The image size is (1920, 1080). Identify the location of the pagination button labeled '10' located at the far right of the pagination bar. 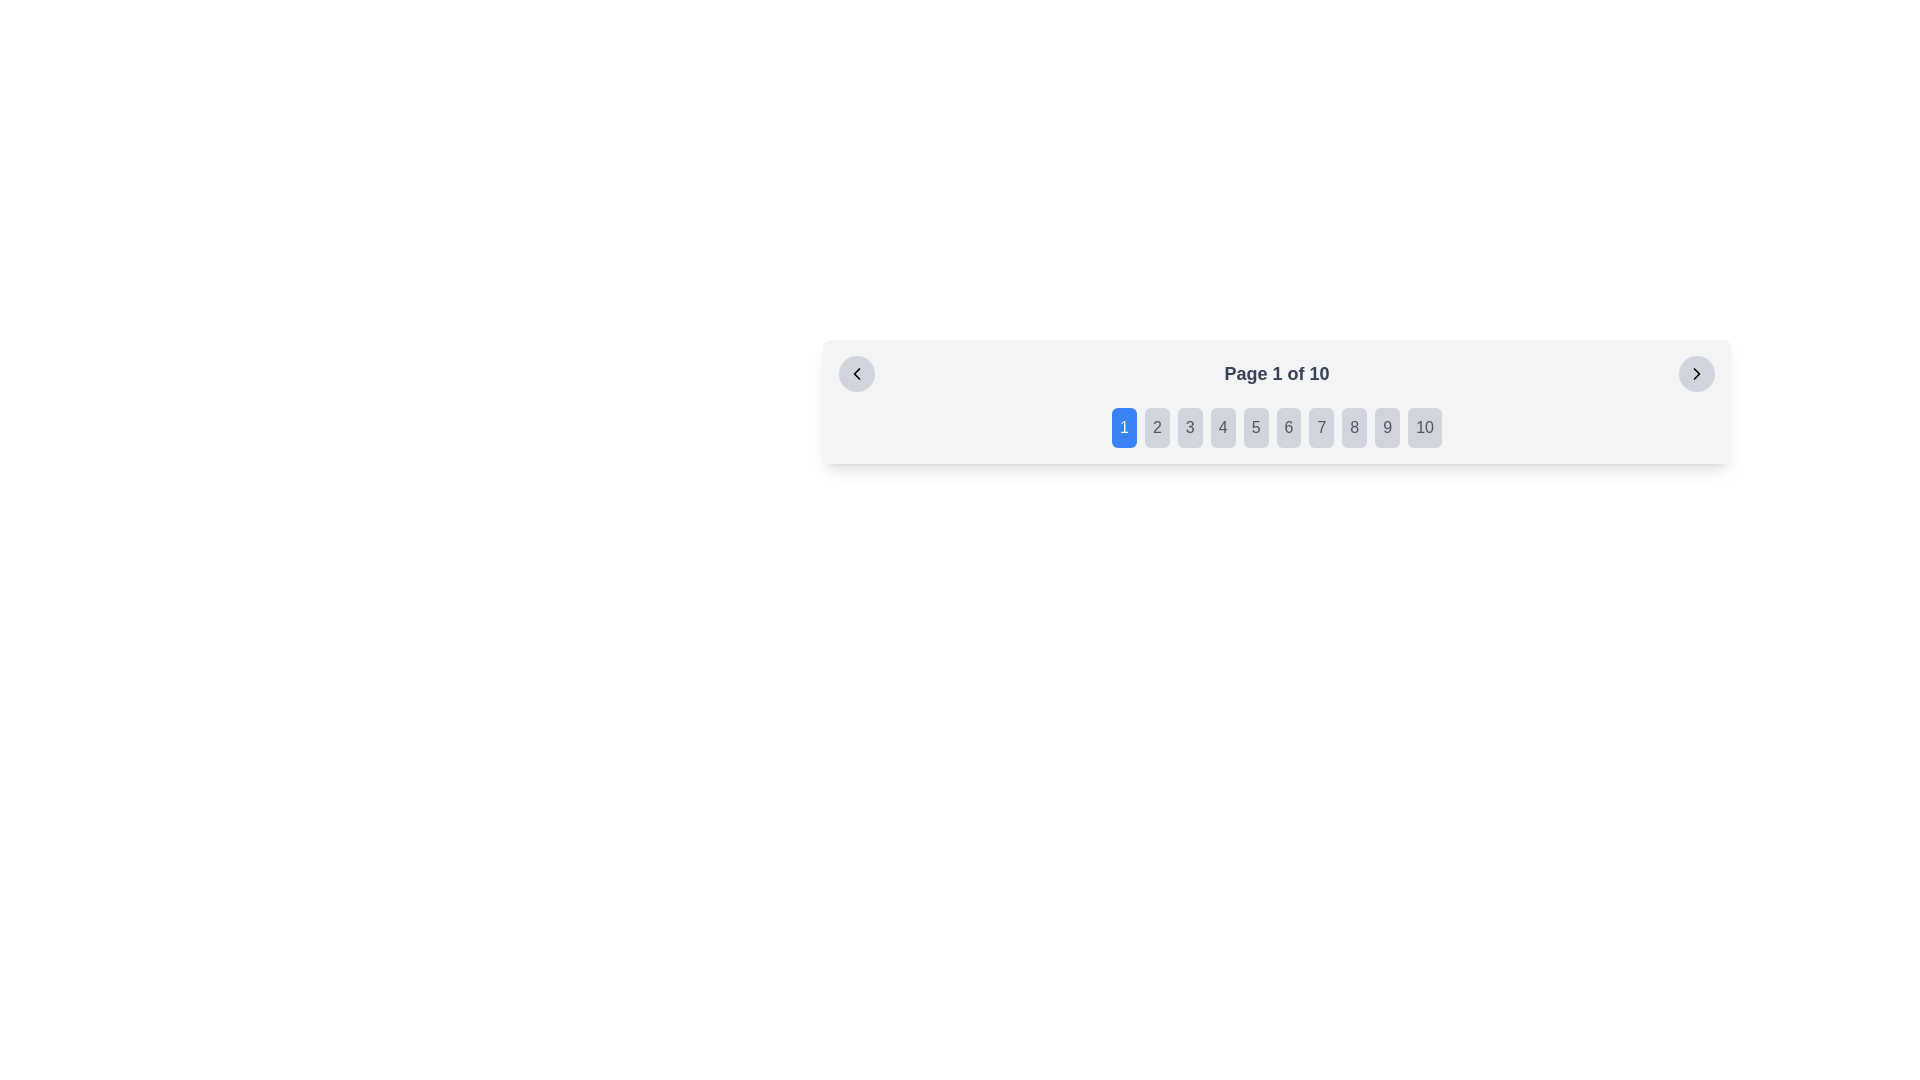
(1424, 427).